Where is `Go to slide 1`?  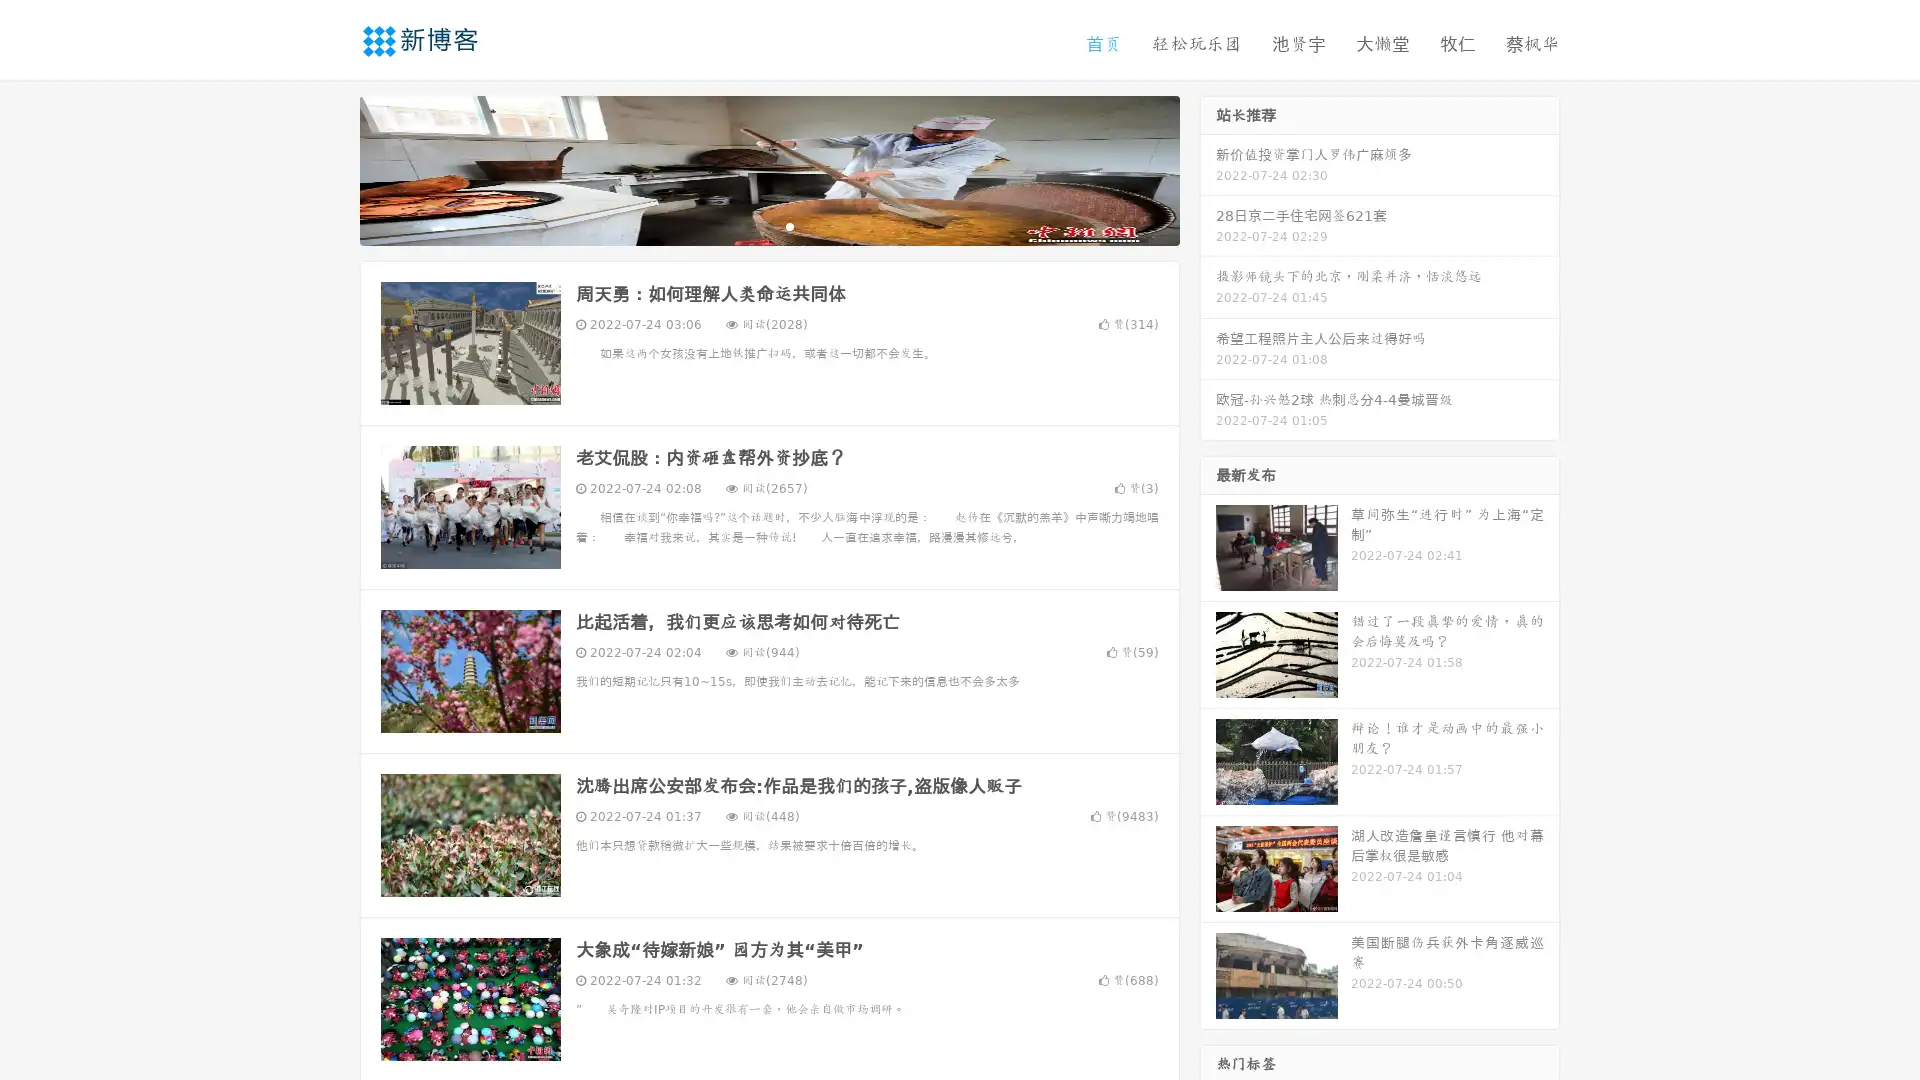 Go to slide 1 is located at coordinates (748, 225).